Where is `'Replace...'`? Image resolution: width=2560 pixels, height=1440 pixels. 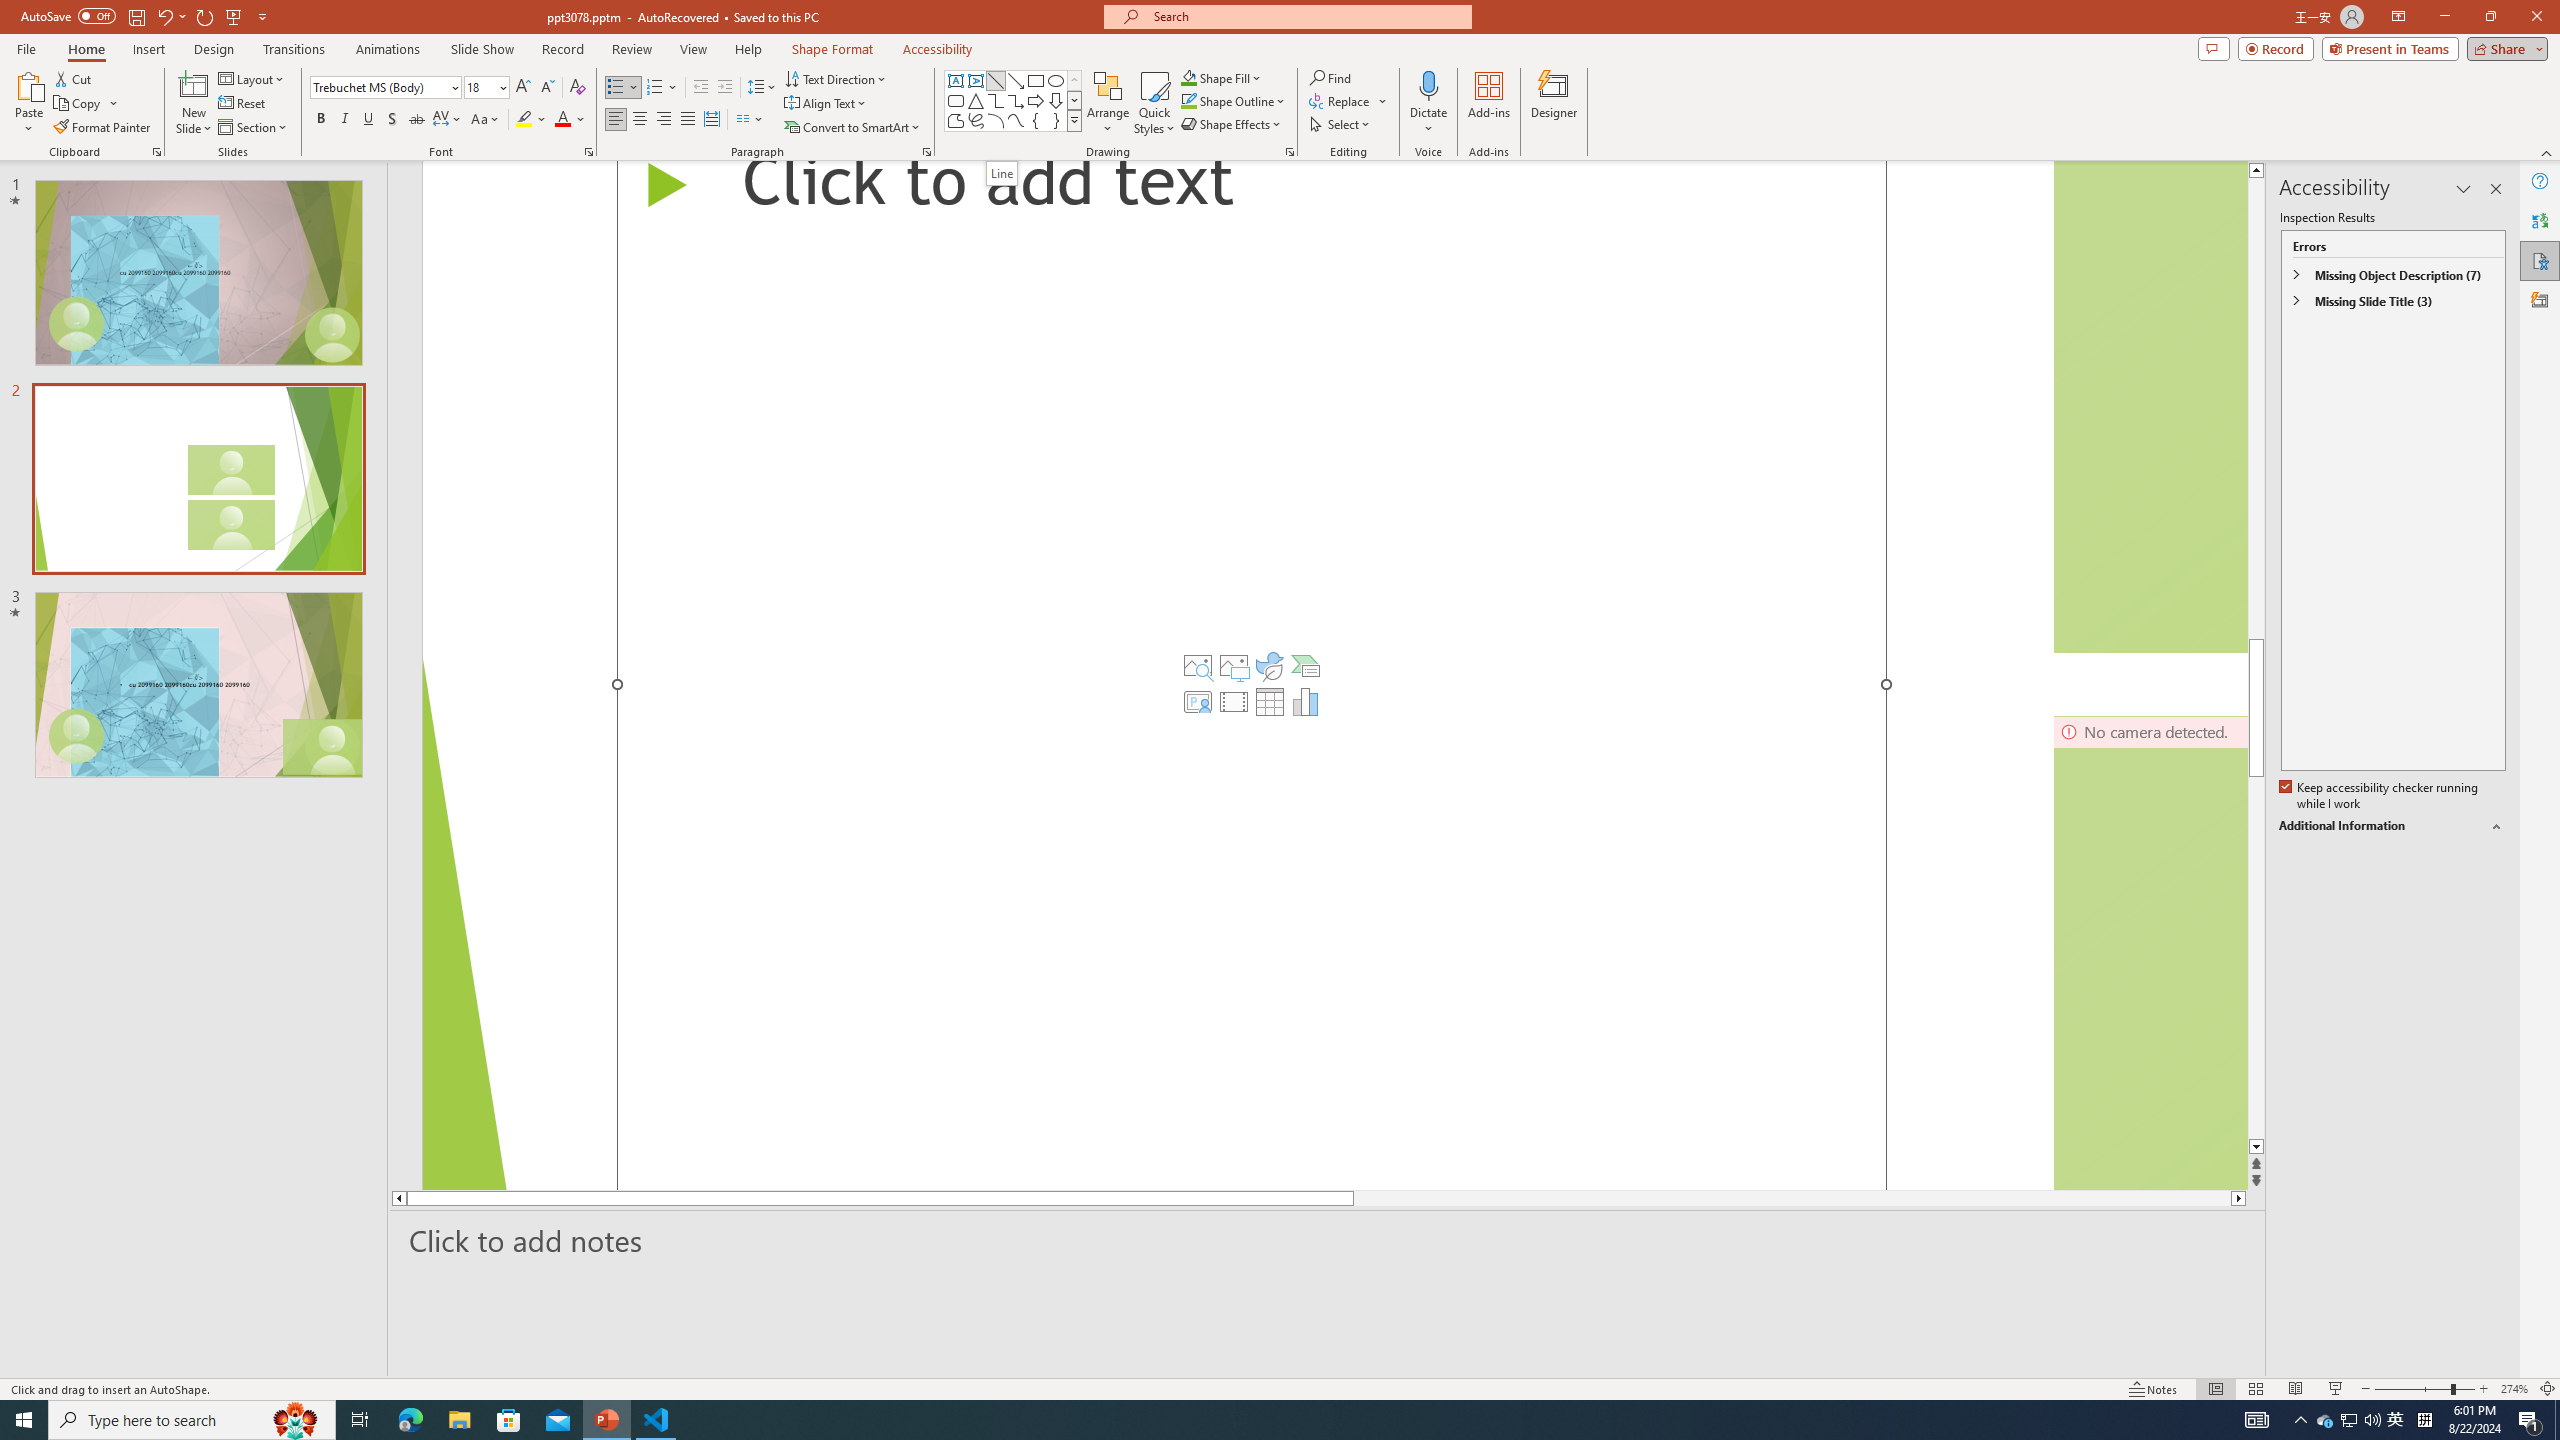
'Replace...' is located at coordinates (1349, 99).